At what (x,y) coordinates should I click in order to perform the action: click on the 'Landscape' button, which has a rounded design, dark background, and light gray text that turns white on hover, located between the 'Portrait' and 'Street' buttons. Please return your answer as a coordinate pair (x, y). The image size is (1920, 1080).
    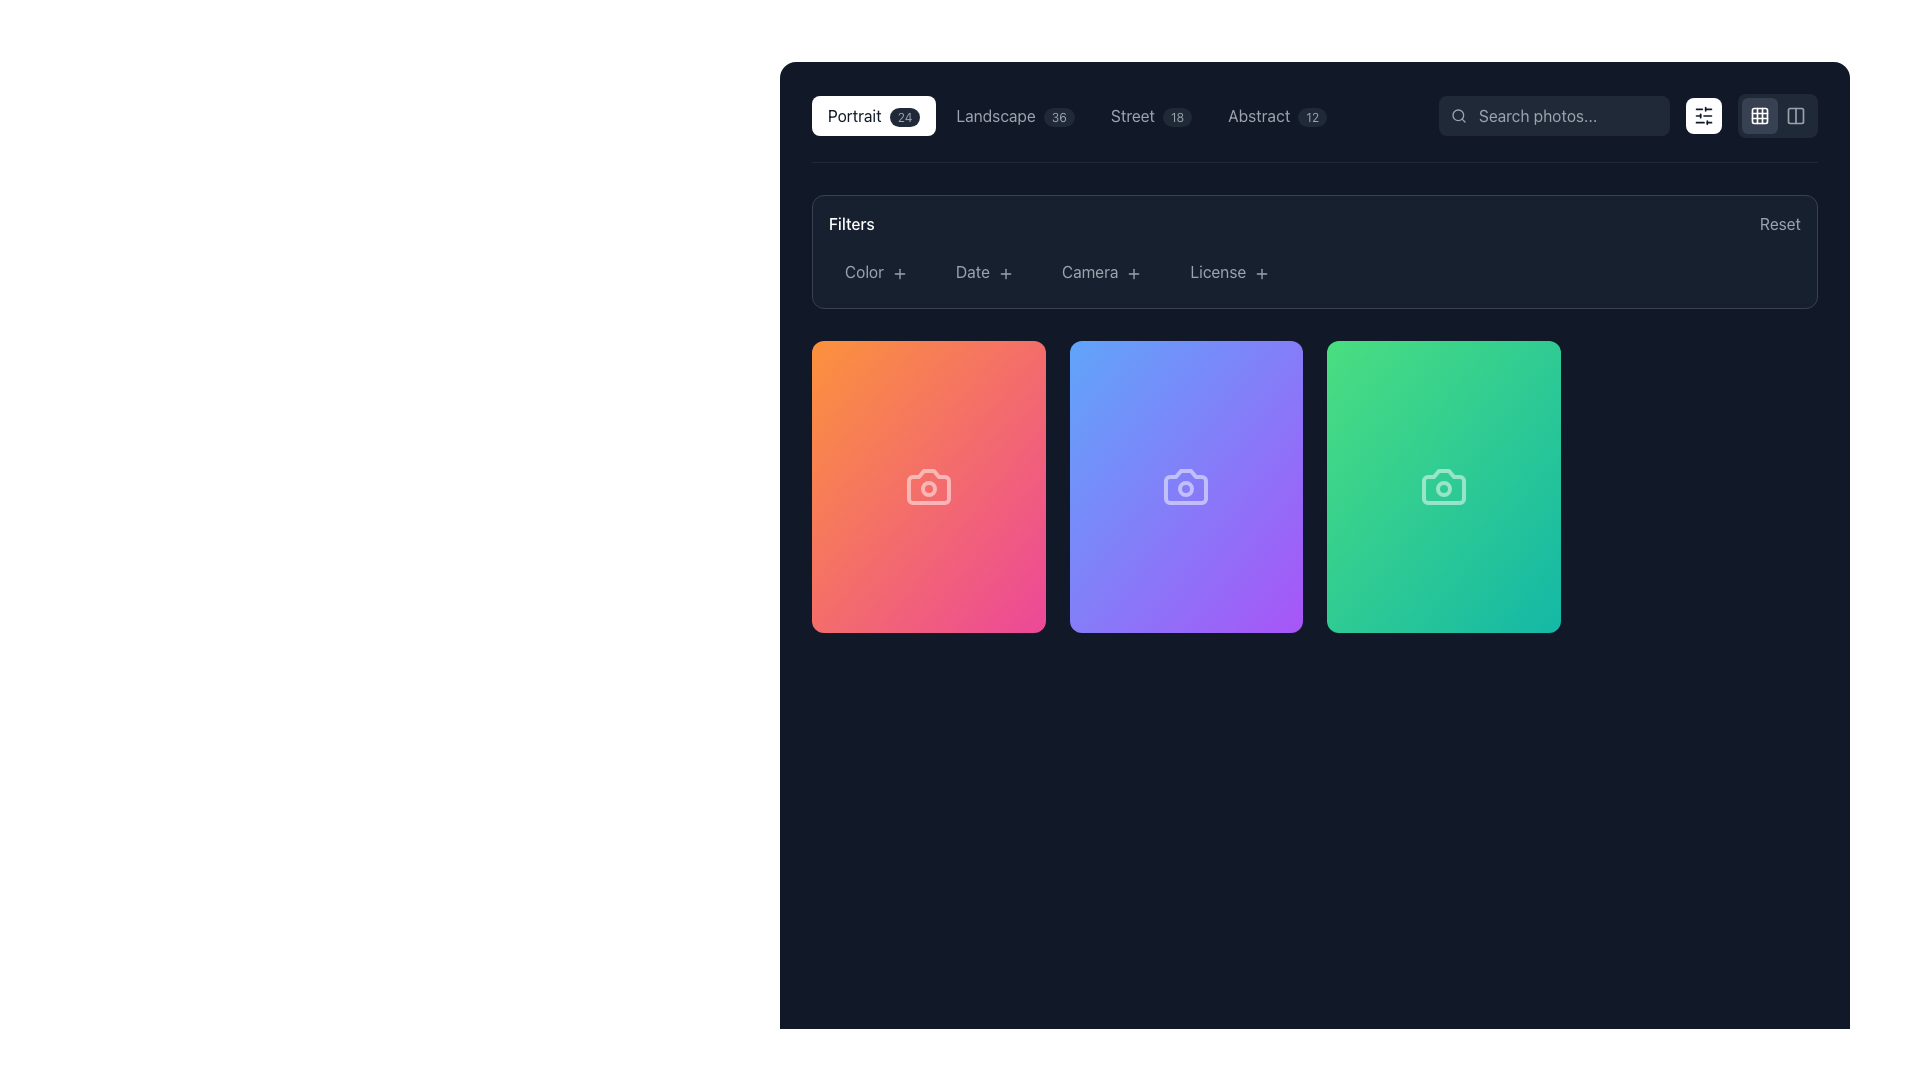
    Looking at the image, I should click on (1015, 115).